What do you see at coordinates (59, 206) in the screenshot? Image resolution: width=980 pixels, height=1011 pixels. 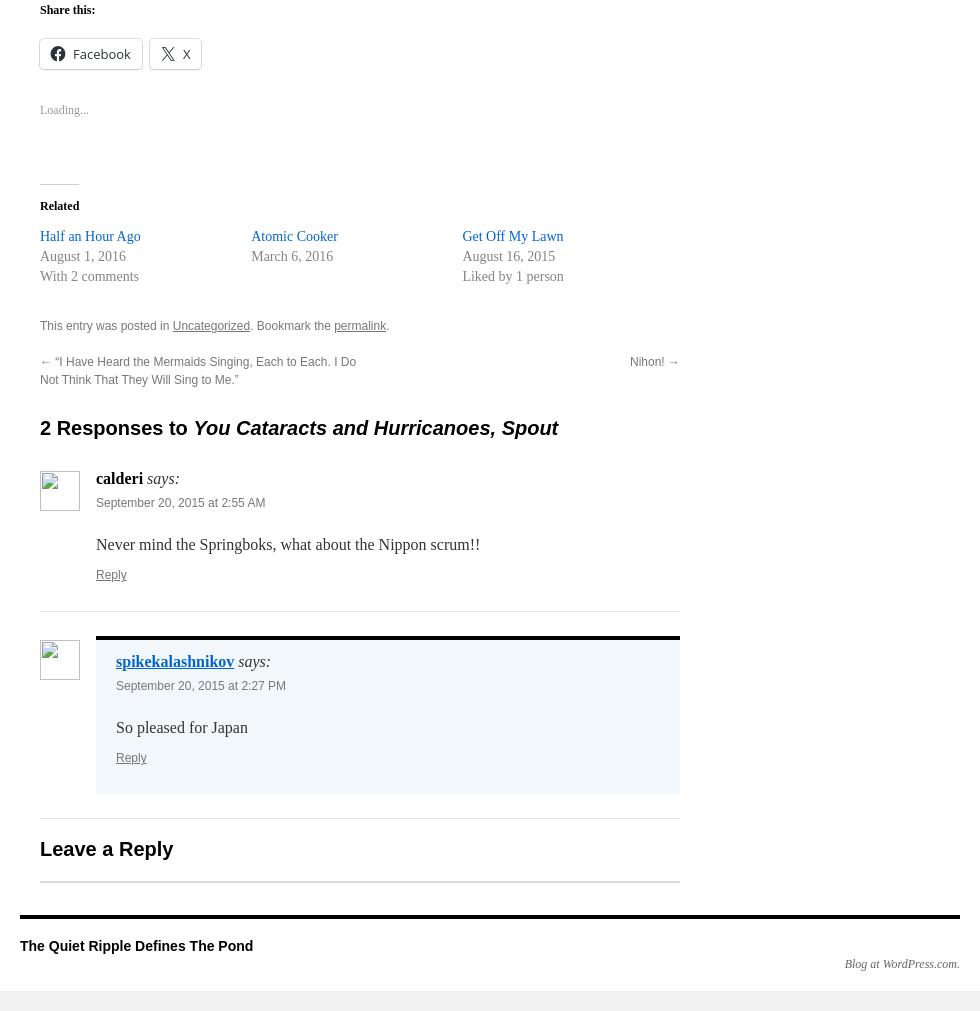 I see `'Related'` at bounding box center [59, 206].